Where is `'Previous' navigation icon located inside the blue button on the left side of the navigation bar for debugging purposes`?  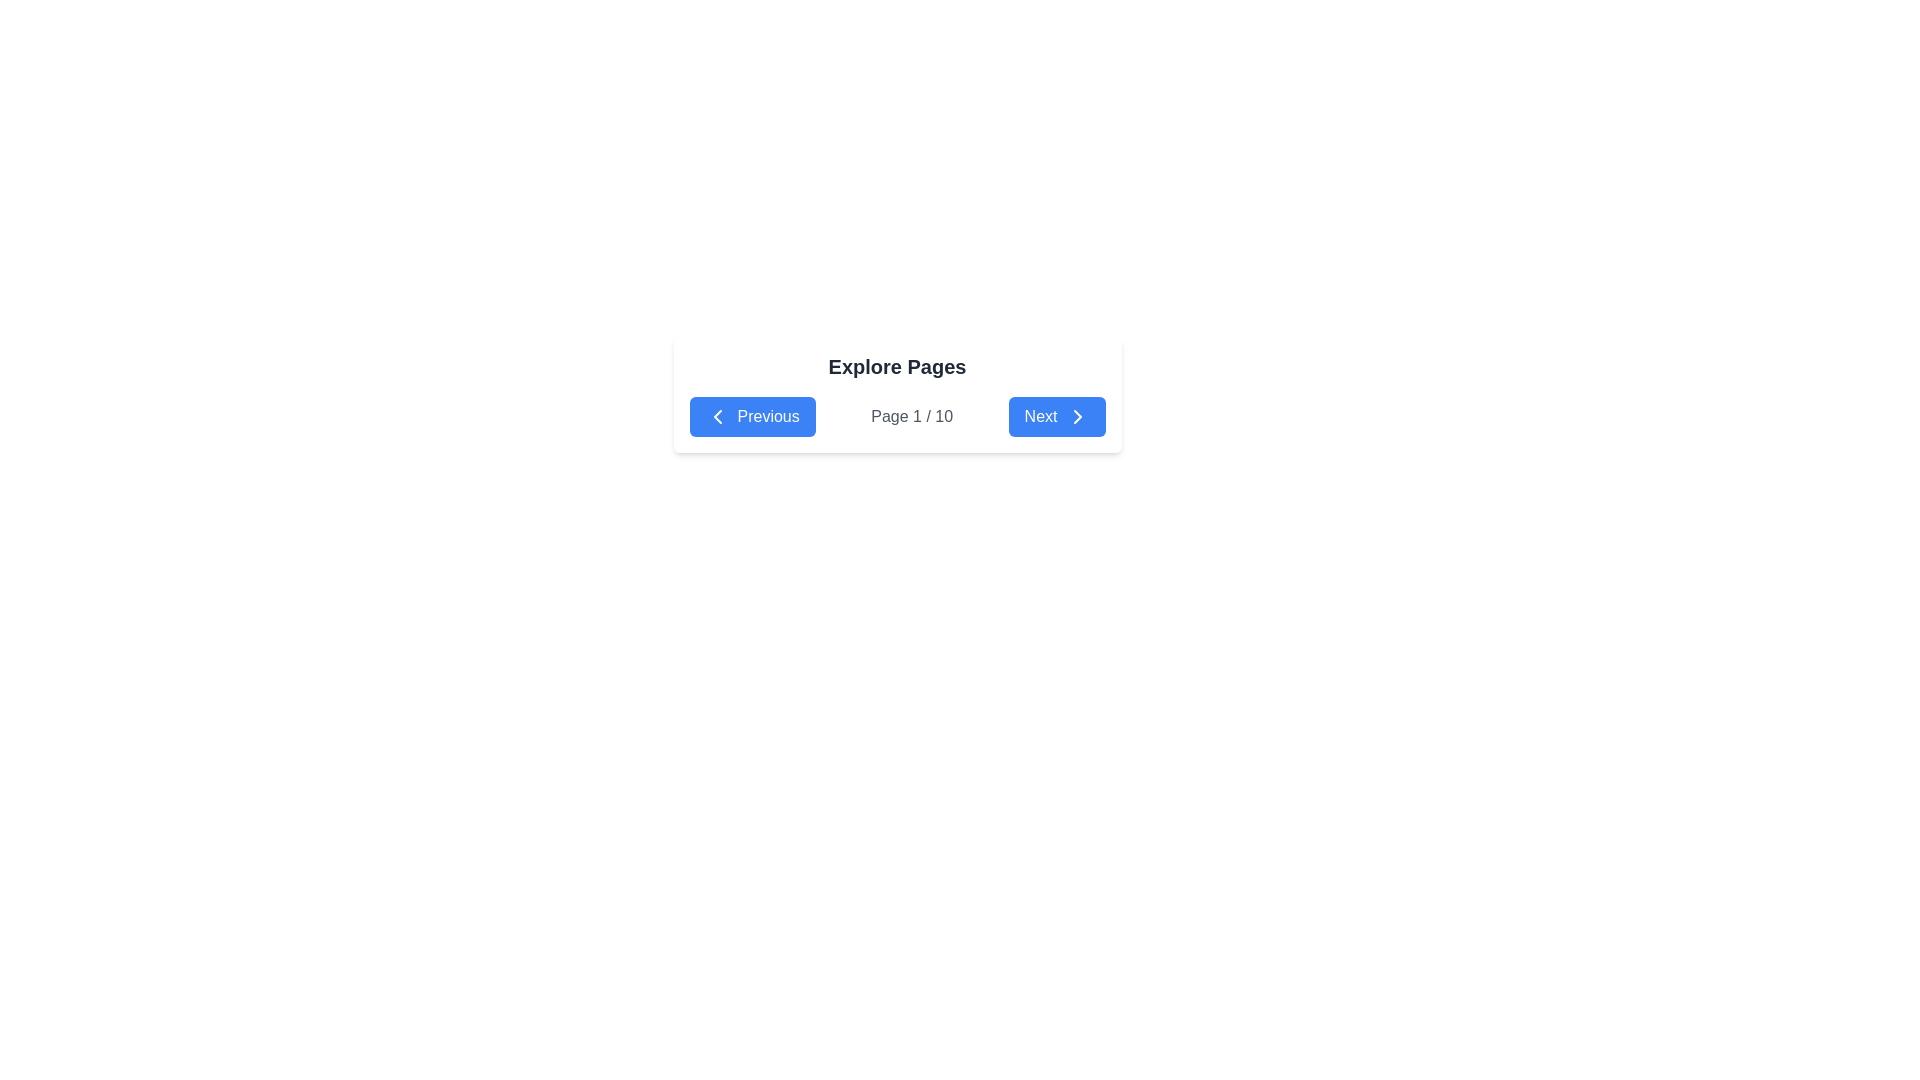 'Previous' navigation icon located inside the blue button on the left side of the navigation bar for debugging purposes is located at coordinates (717, 415).